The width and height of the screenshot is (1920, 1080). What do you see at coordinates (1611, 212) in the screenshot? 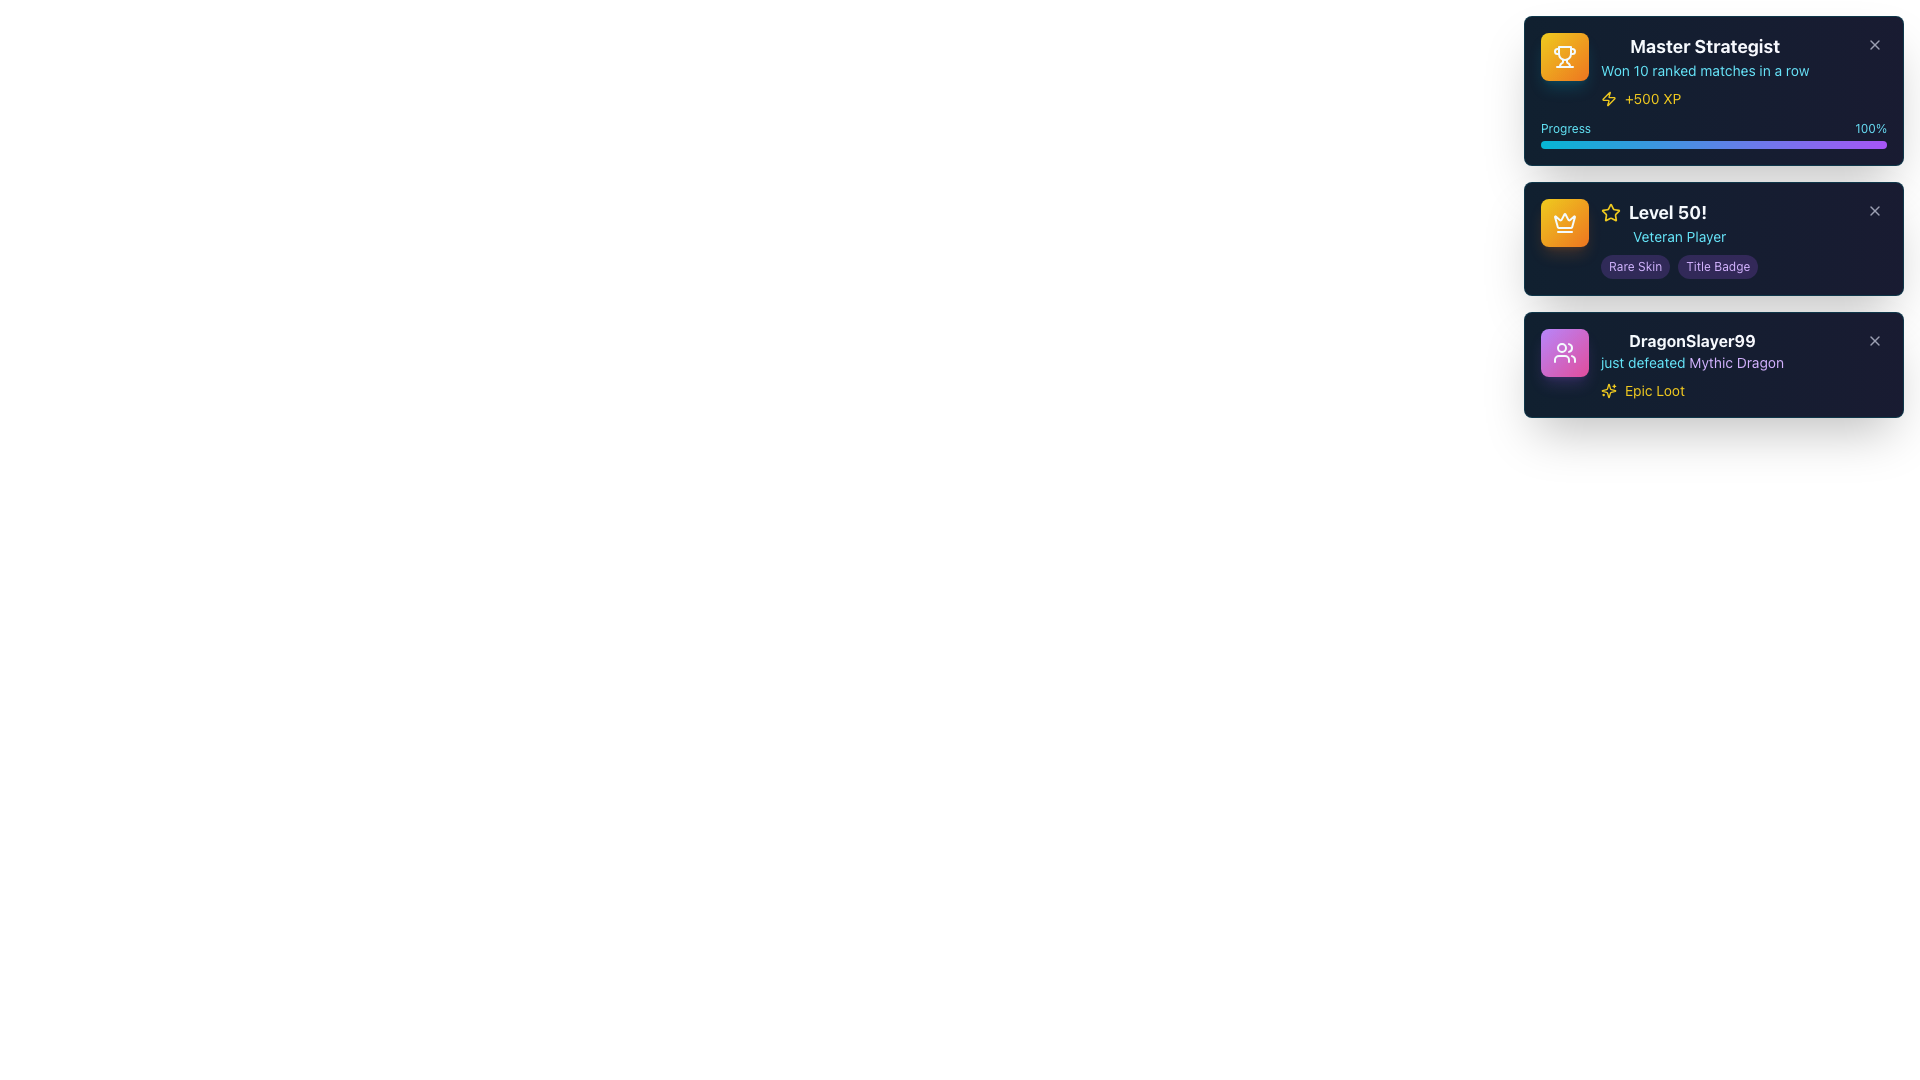
I see `the star-shaped icon with a yellow outline located to the left of the 'Level 50!' text` at bounding box center [1611, 212].